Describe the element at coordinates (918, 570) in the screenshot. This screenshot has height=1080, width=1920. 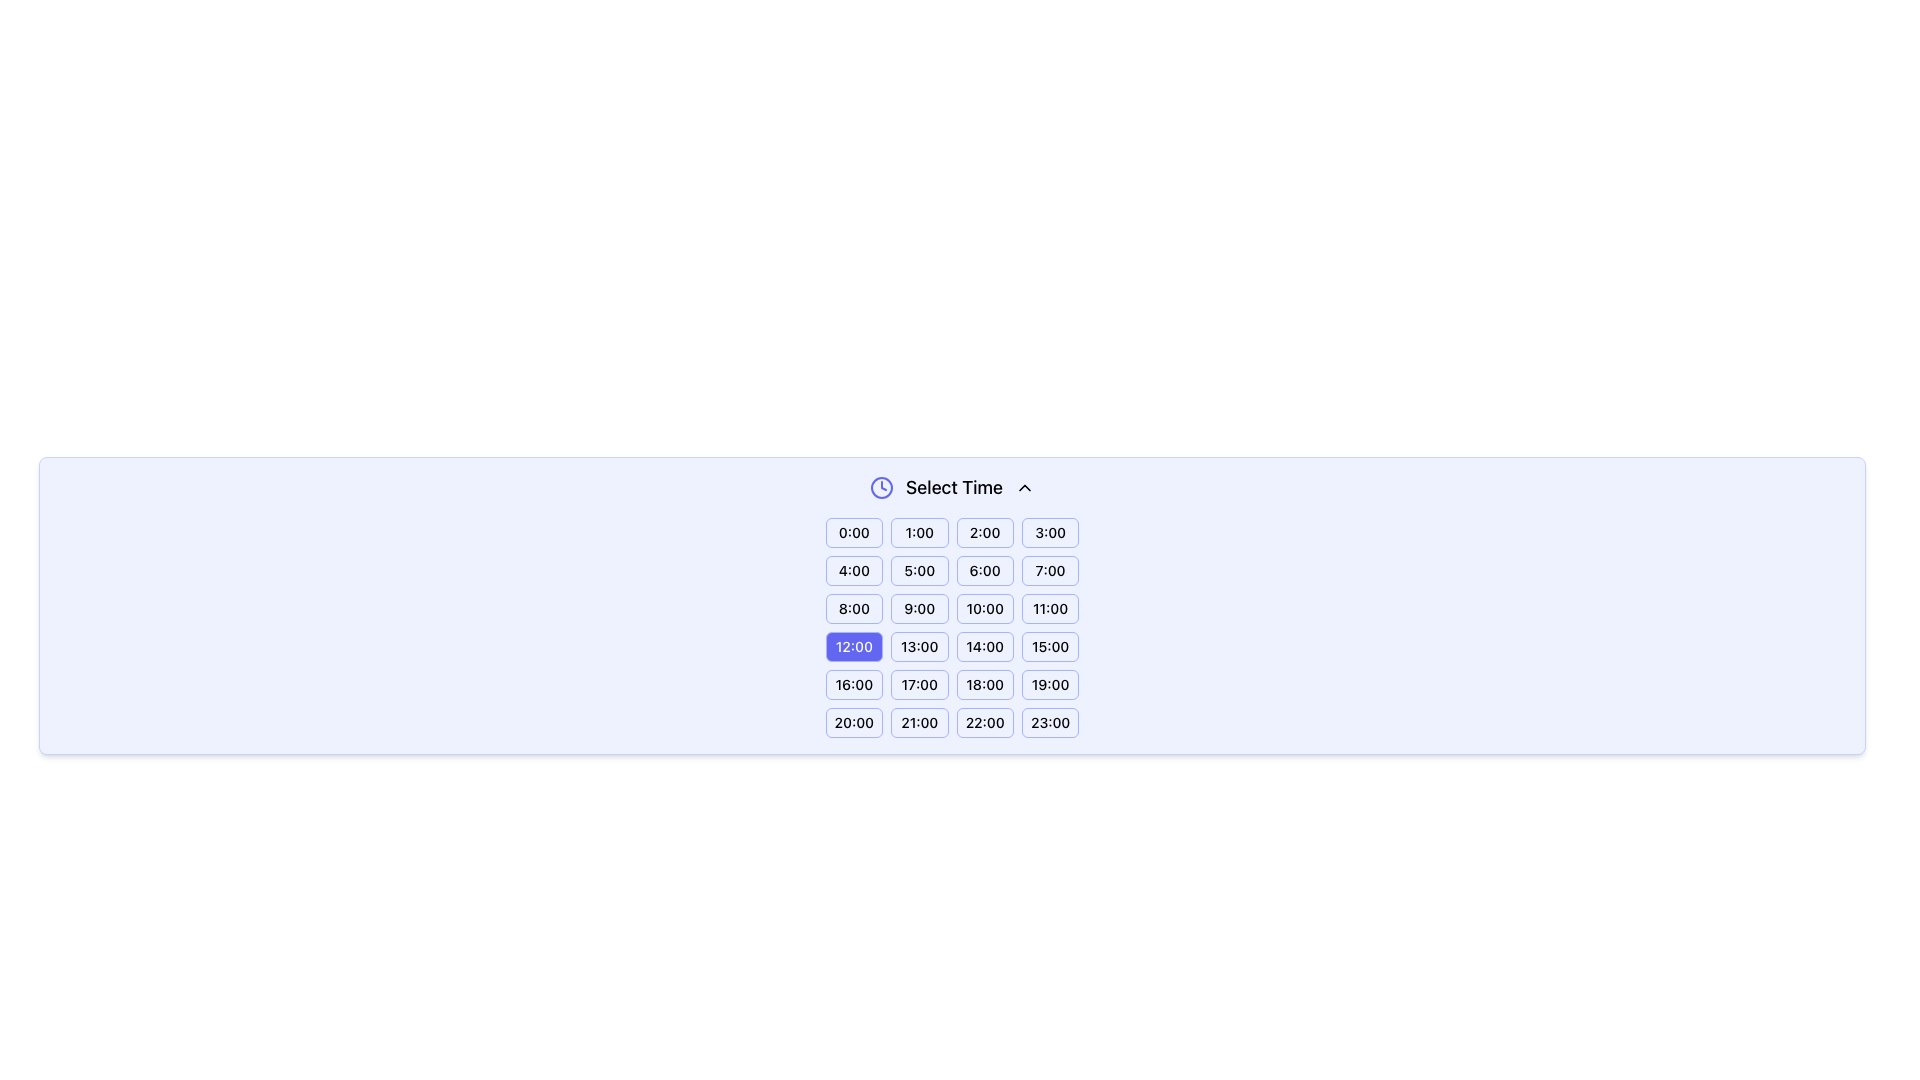
I see `the rectangular button with rounded corners labeled '5:00'` at that location.